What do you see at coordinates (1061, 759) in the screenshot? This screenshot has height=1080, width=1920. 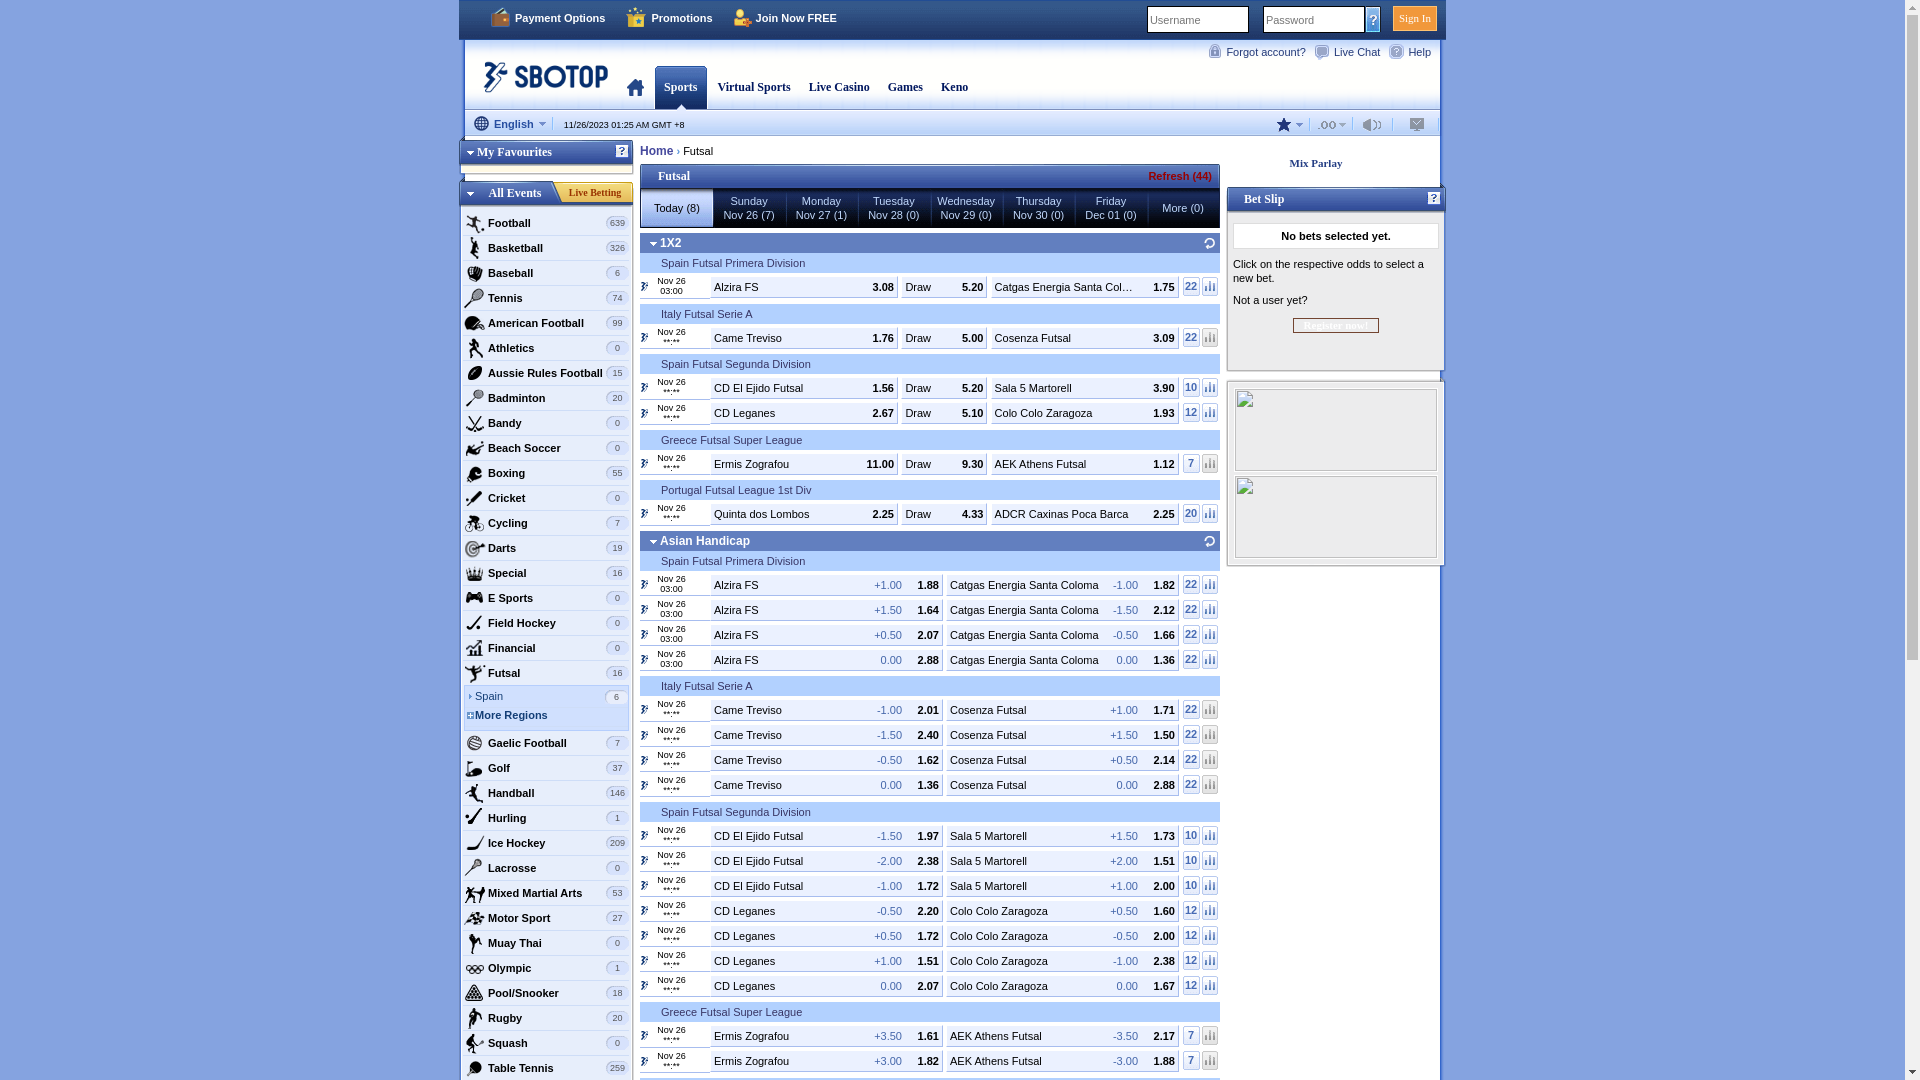 I see `'2.14` at bounding box center [1061, 759].